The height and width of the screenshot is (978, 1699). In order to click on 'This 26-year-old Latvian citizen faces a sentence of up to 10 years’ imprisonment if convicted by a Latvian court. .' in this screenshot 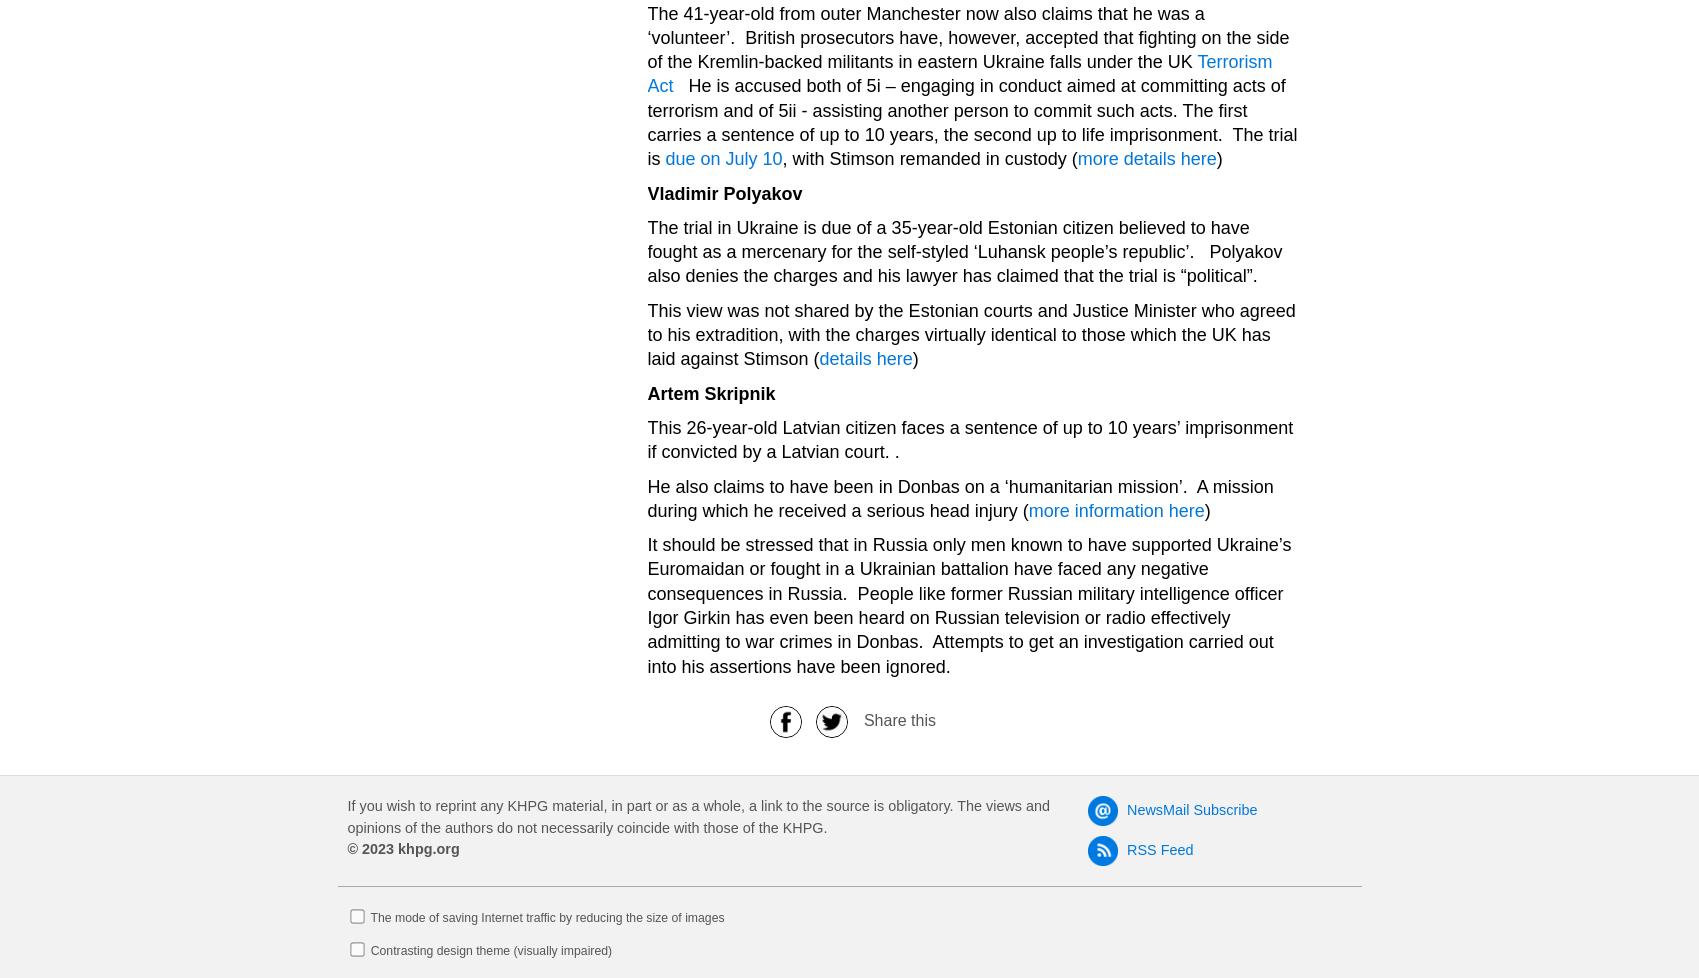, I will do `click(969, 438)`.